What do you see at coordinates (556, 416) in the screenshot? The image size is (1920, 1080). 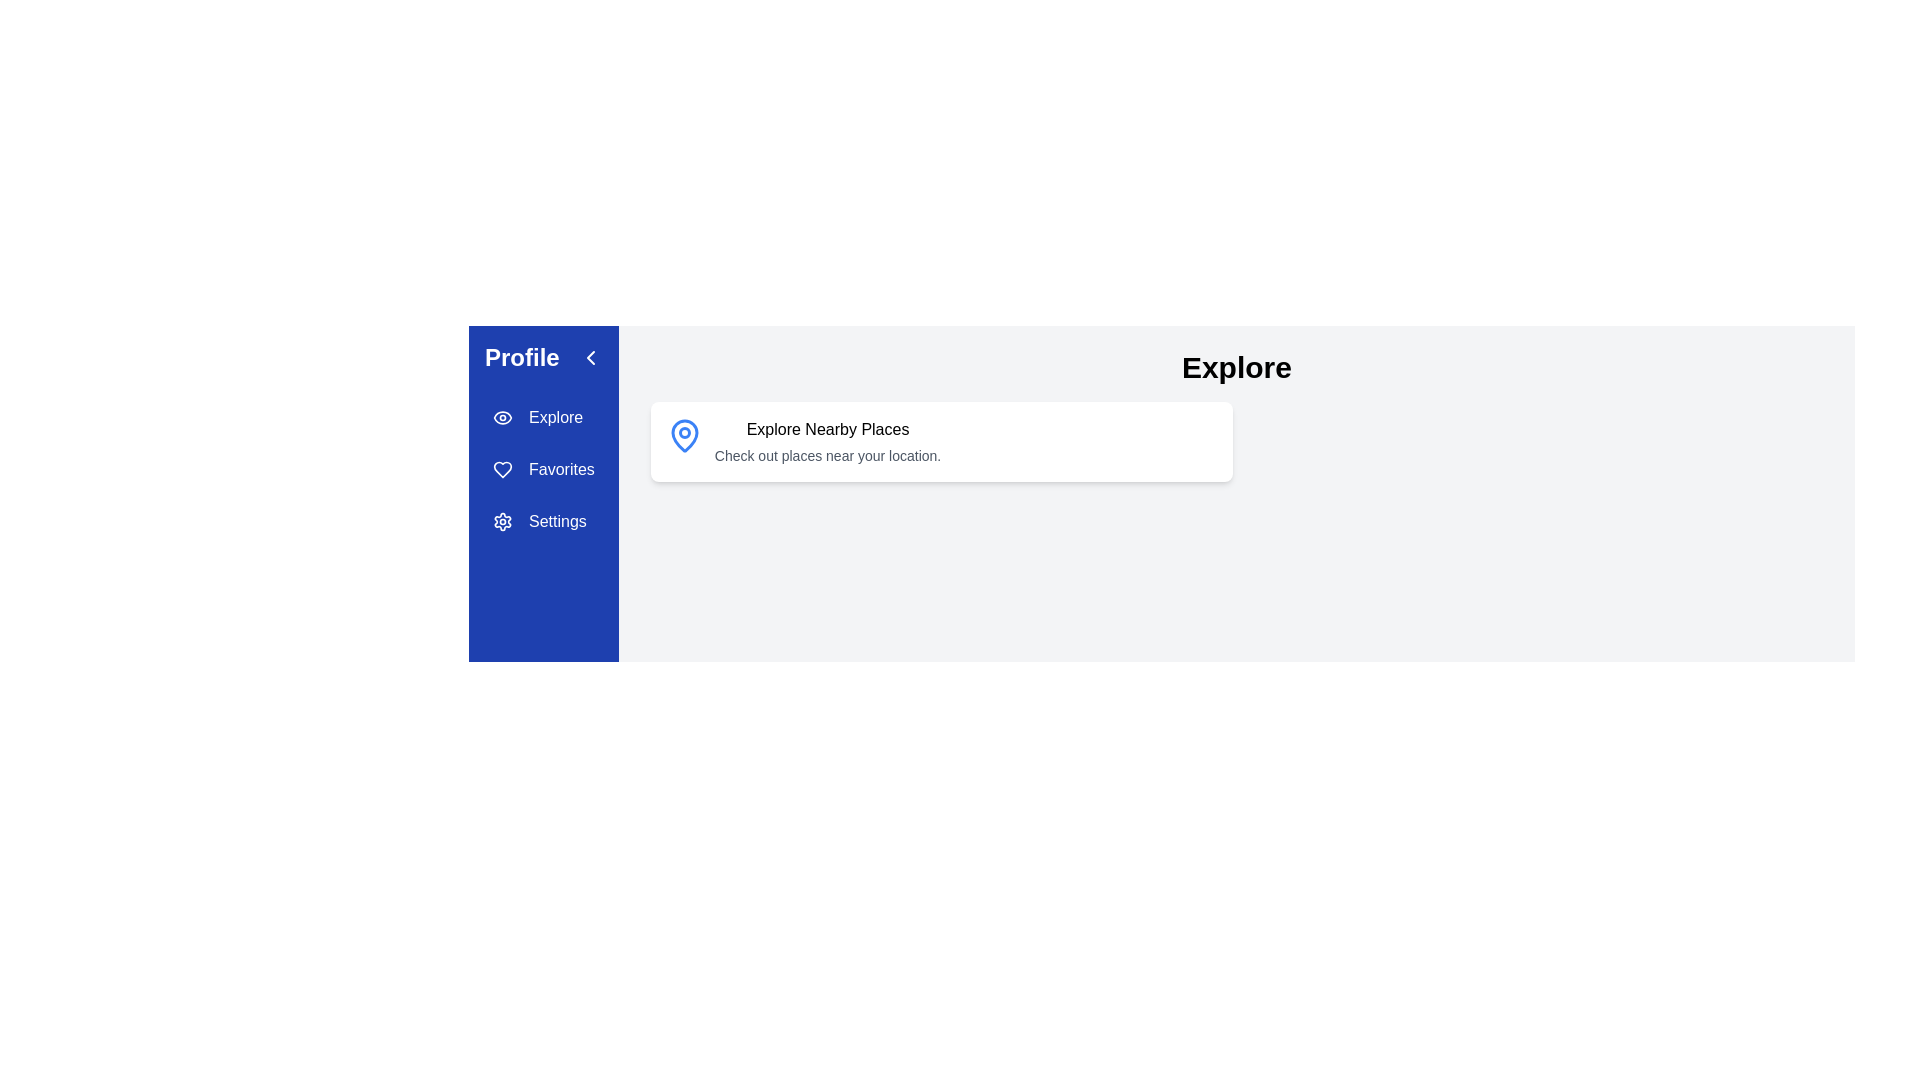 I see `the 'Explore' text label in the left-aligned navigation menu, which is styled with a bold font on a blue background` at bounding box center [556, 416].